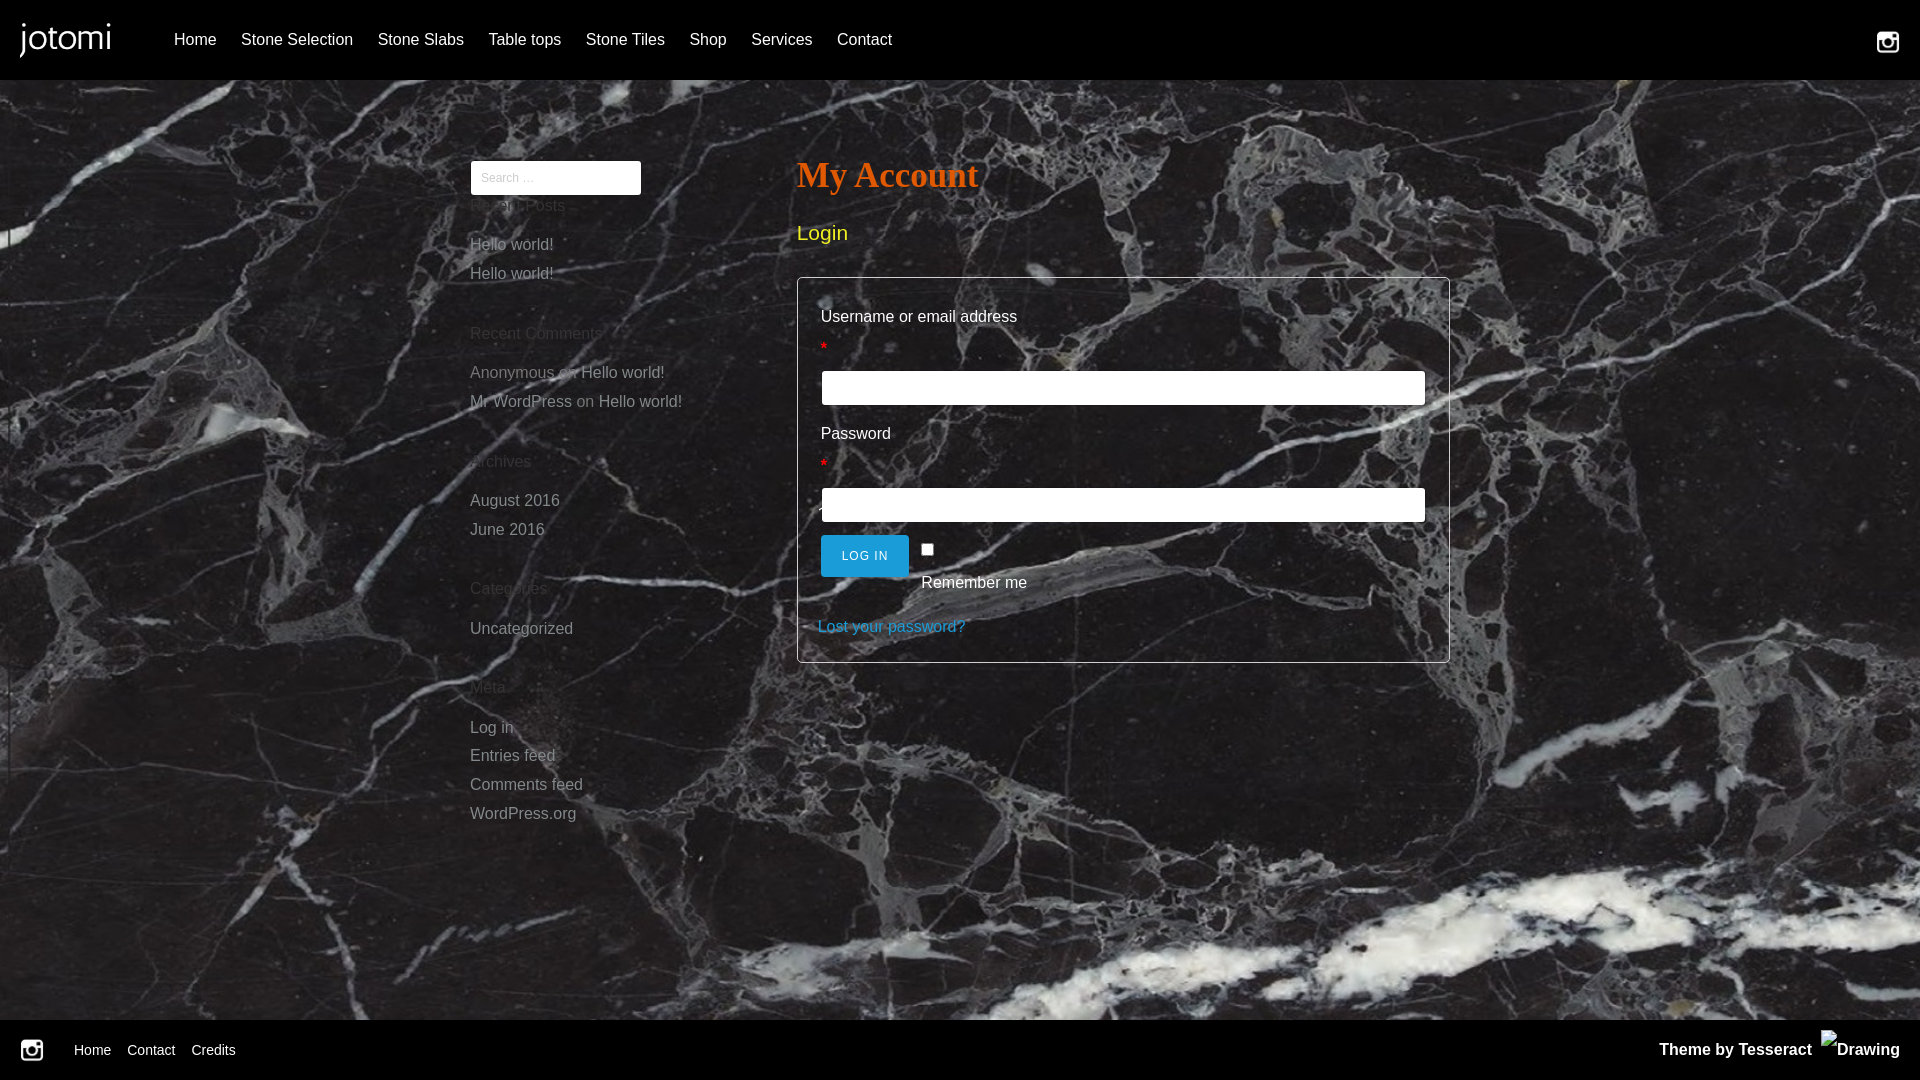 The image size is (1920, 1080). I want to click on 'August 2016', so click(514, 499).